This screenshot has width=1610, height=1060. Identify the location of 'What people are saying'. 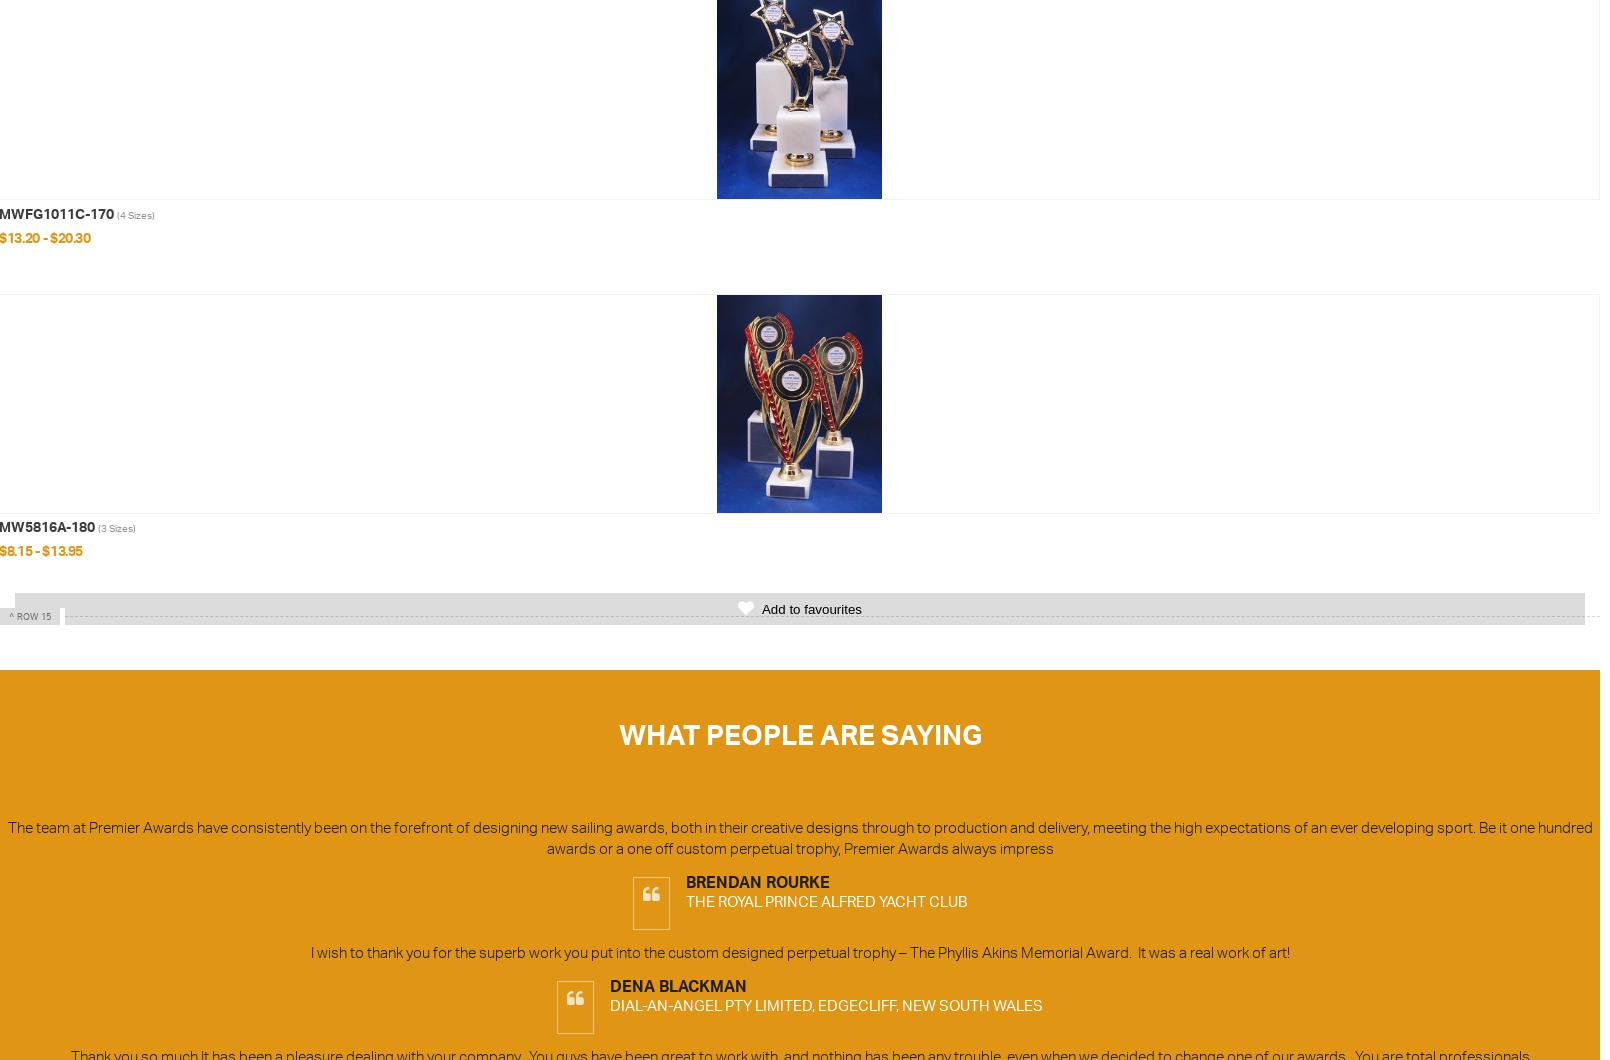
(798, 738).